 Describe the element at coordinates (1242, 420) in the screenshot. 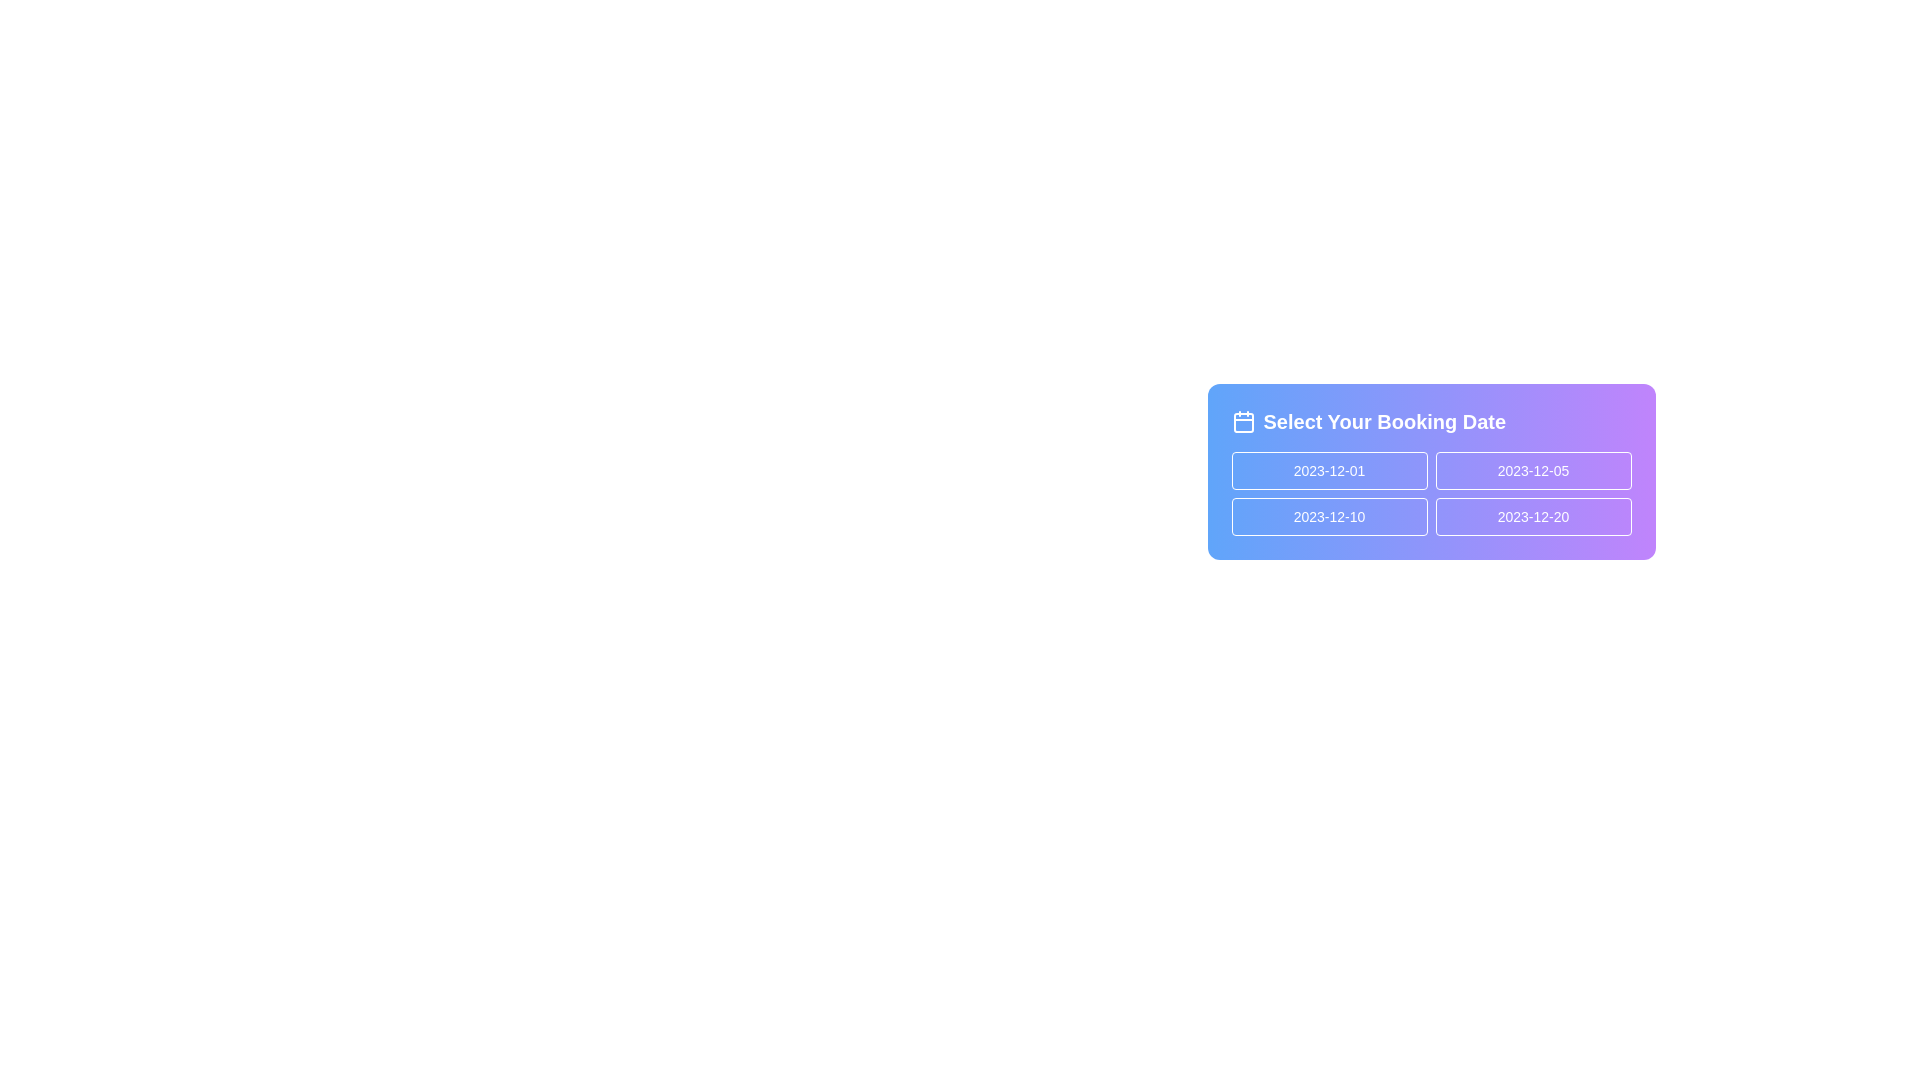

I see `the calendar icon, which is styled in white and located in the blue rectangular header area at the top-left corner of the section containing 'Select Your Booking Date'` at that location.